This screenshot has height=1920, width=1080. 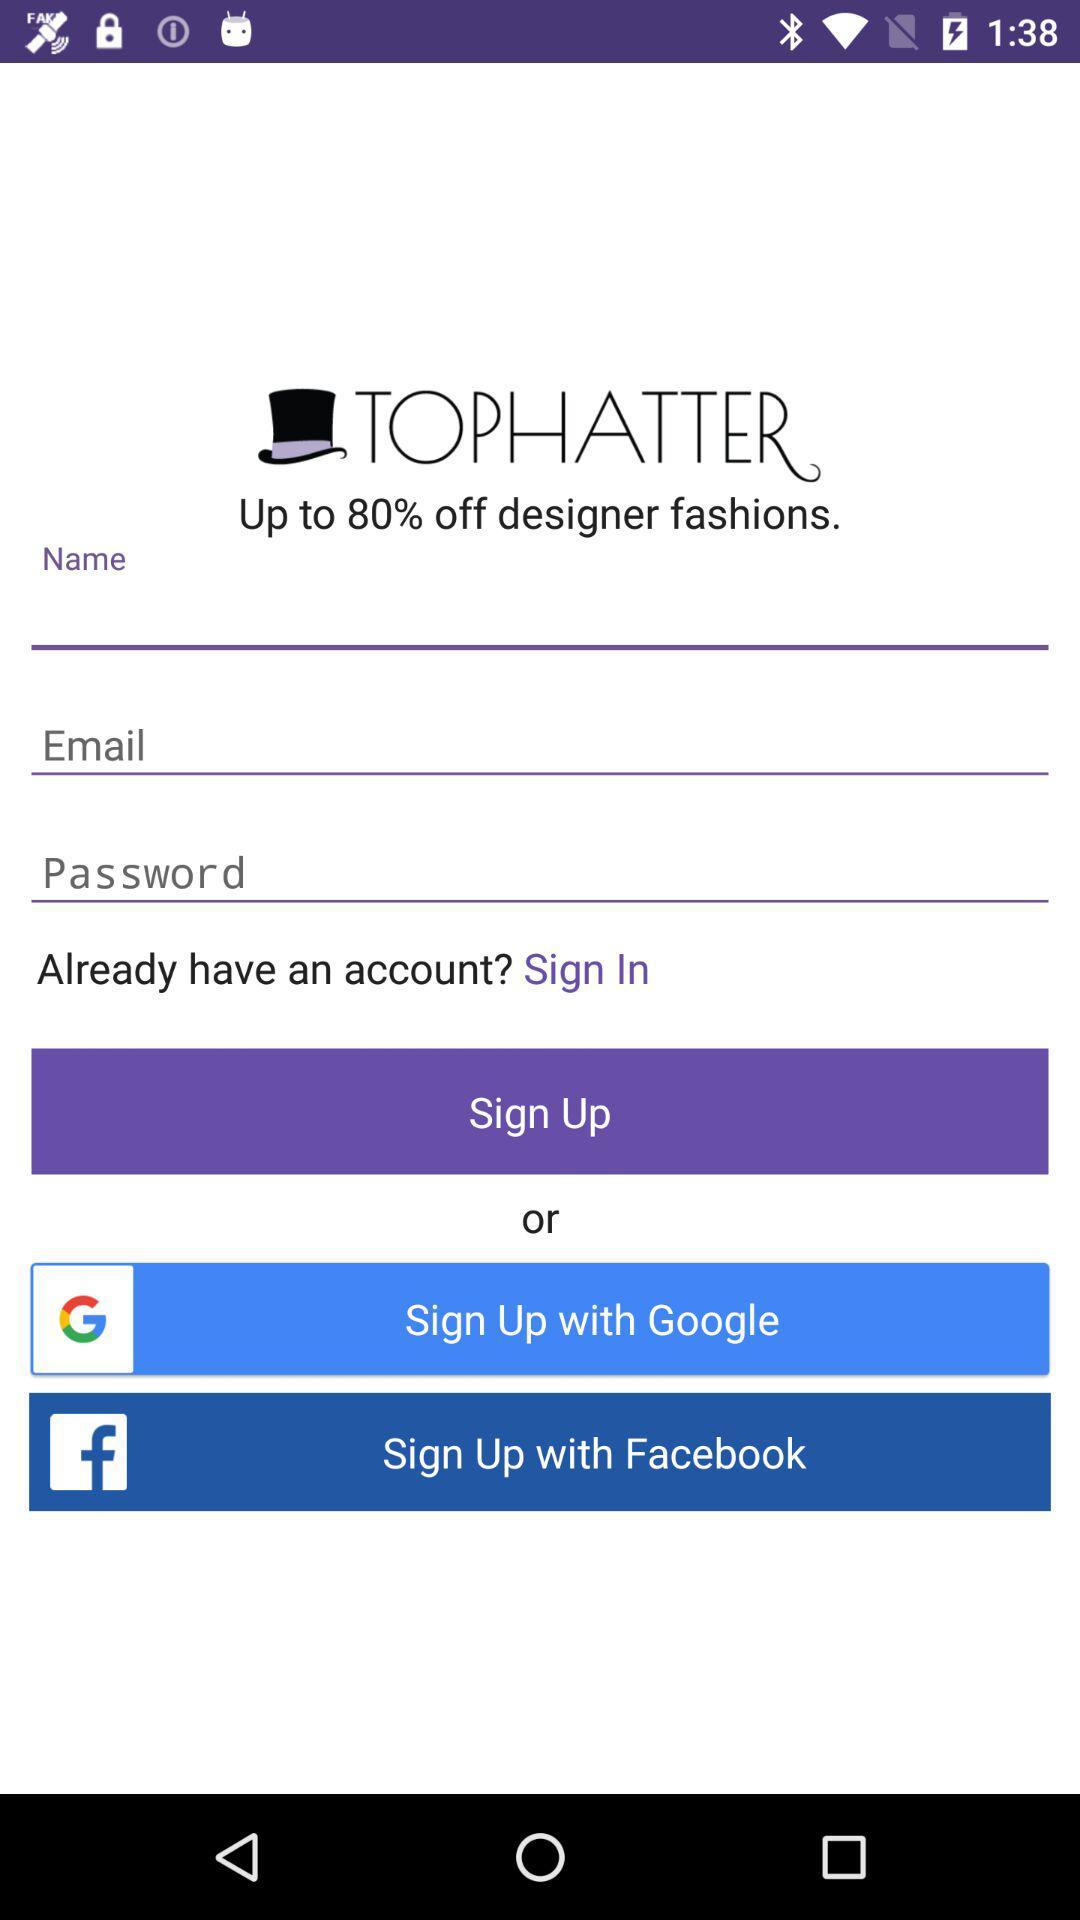 What do you see at coordinates (540, 873) in the screenshot?
I see `fill the option` at bounding box center [540, 873].